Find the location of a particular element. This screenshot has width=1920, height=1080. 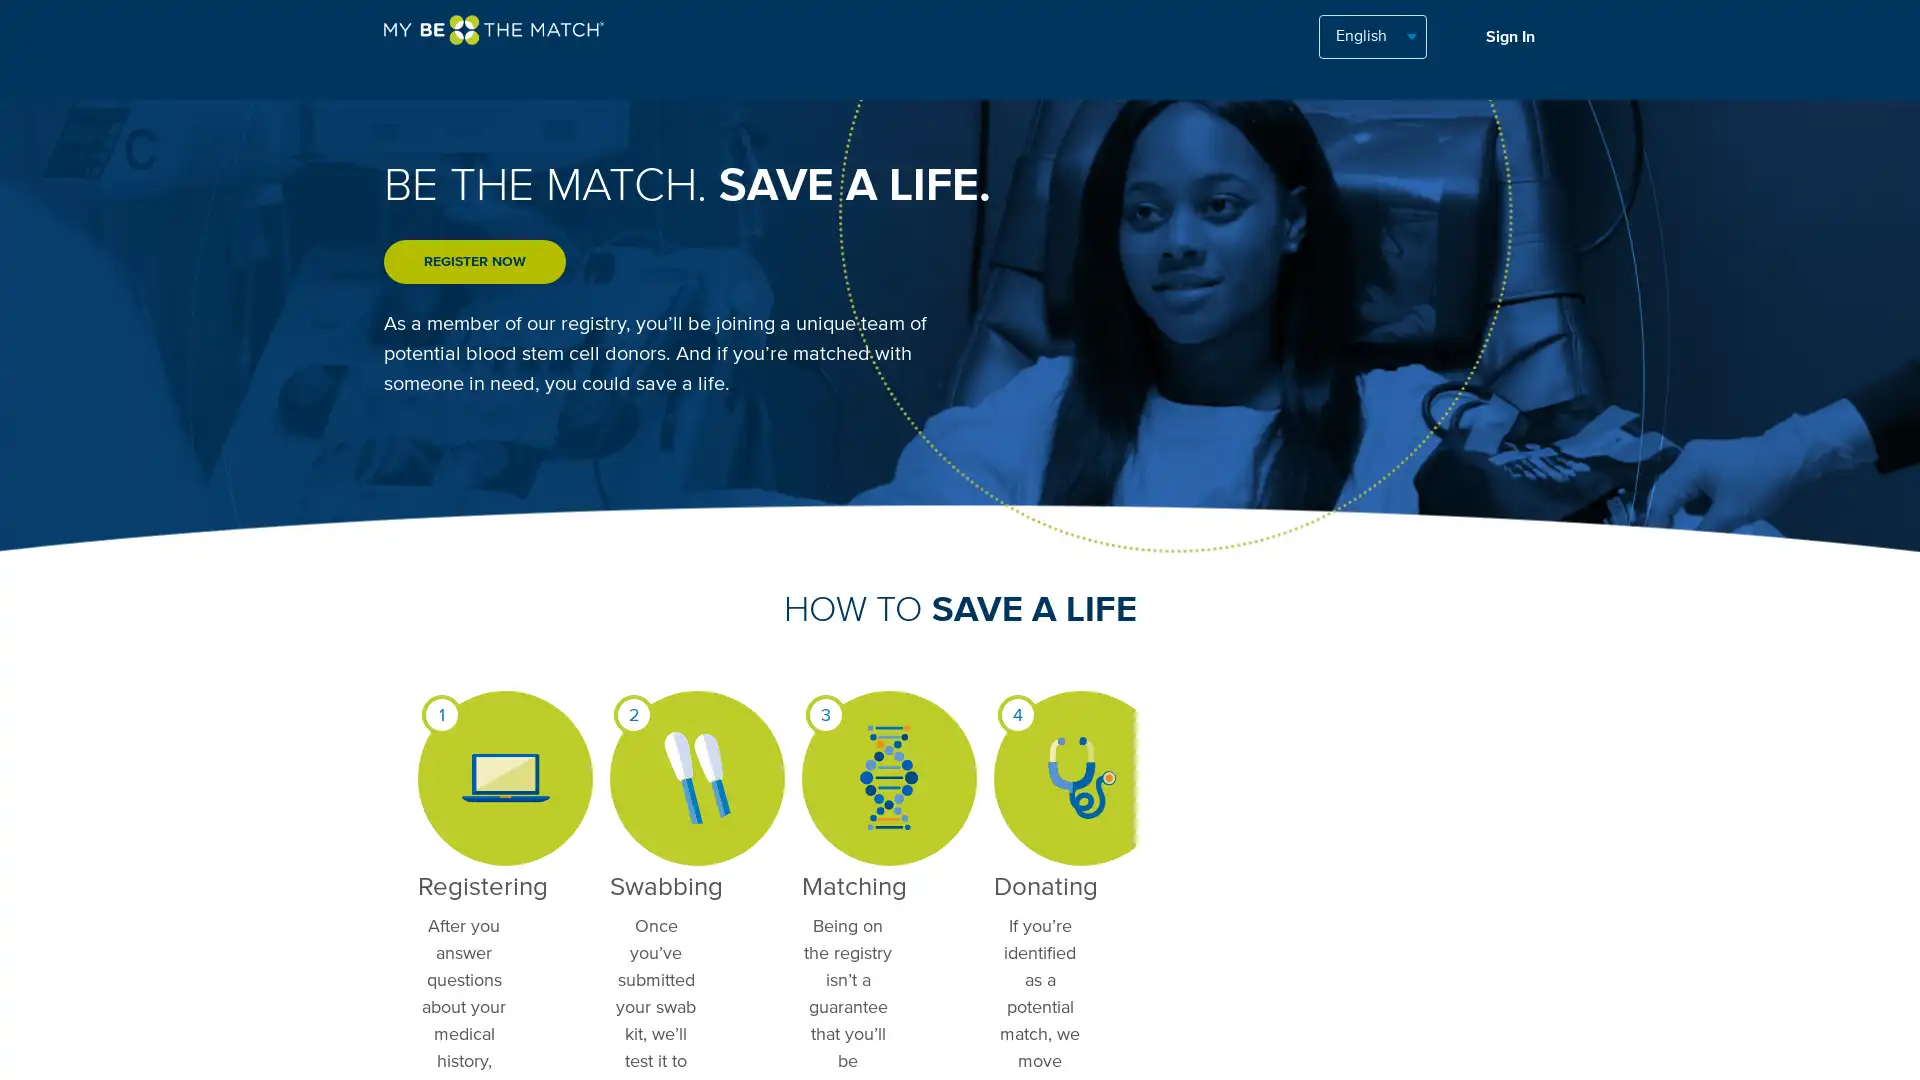

REGISTER NOW is located at coordinates (474, 261).